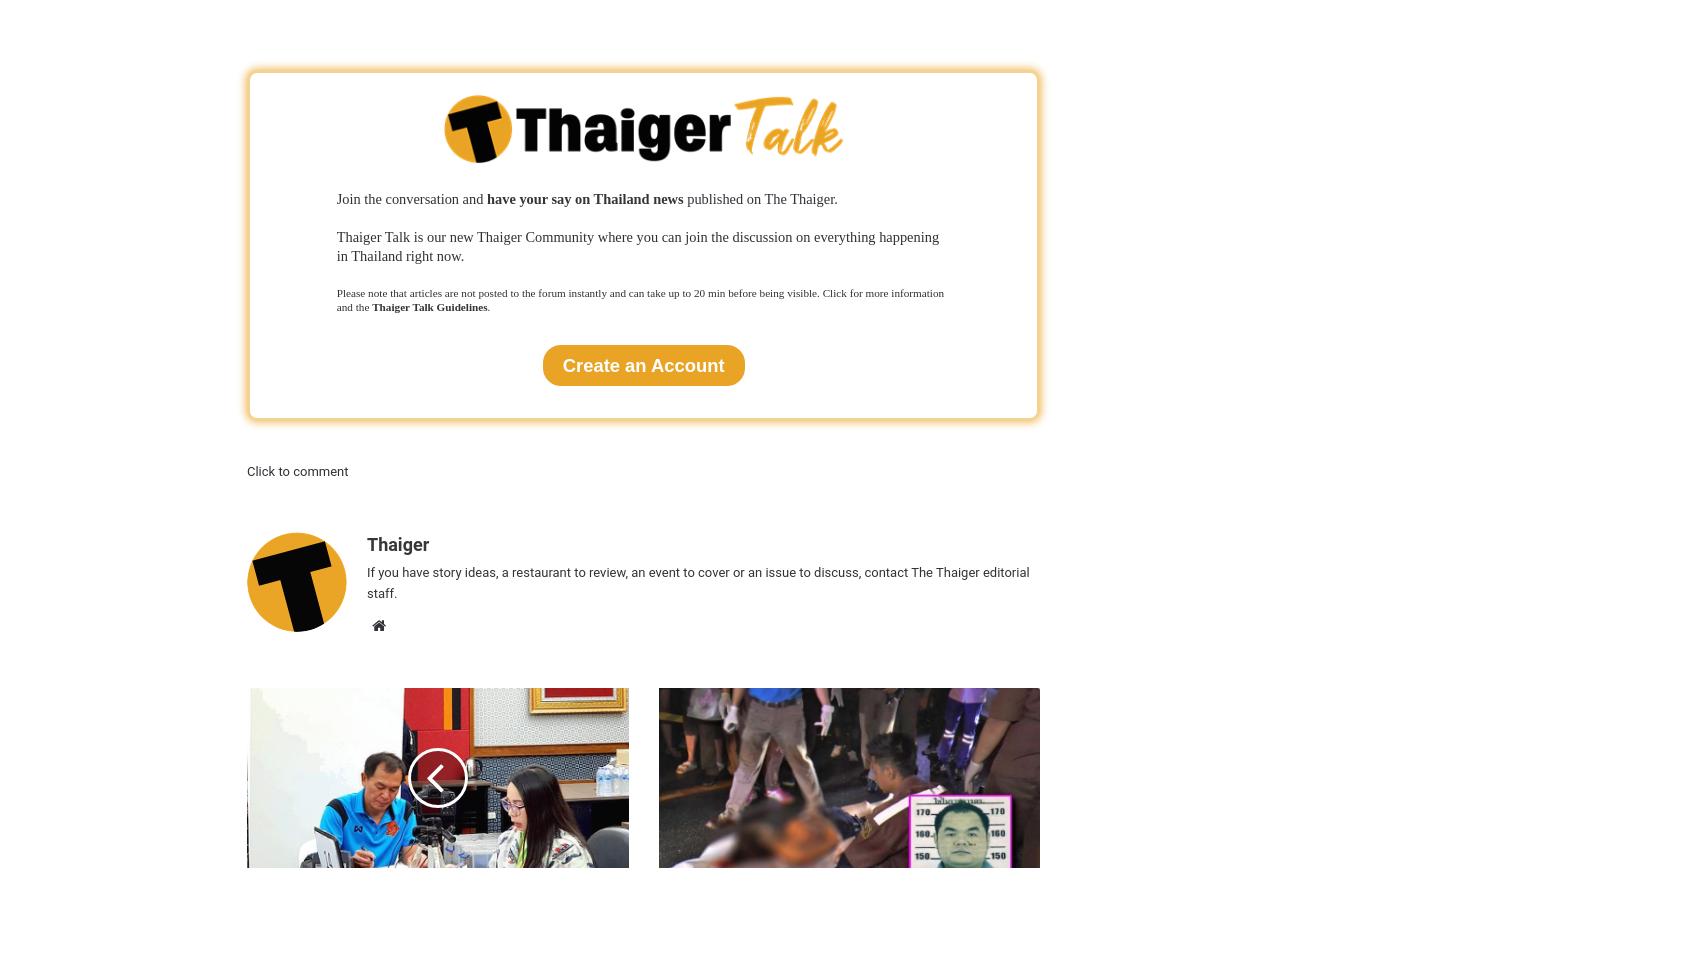  Describe the element at coordinates (335, 197) in the screenshot. I see `'Join the conversation and'` at that location.